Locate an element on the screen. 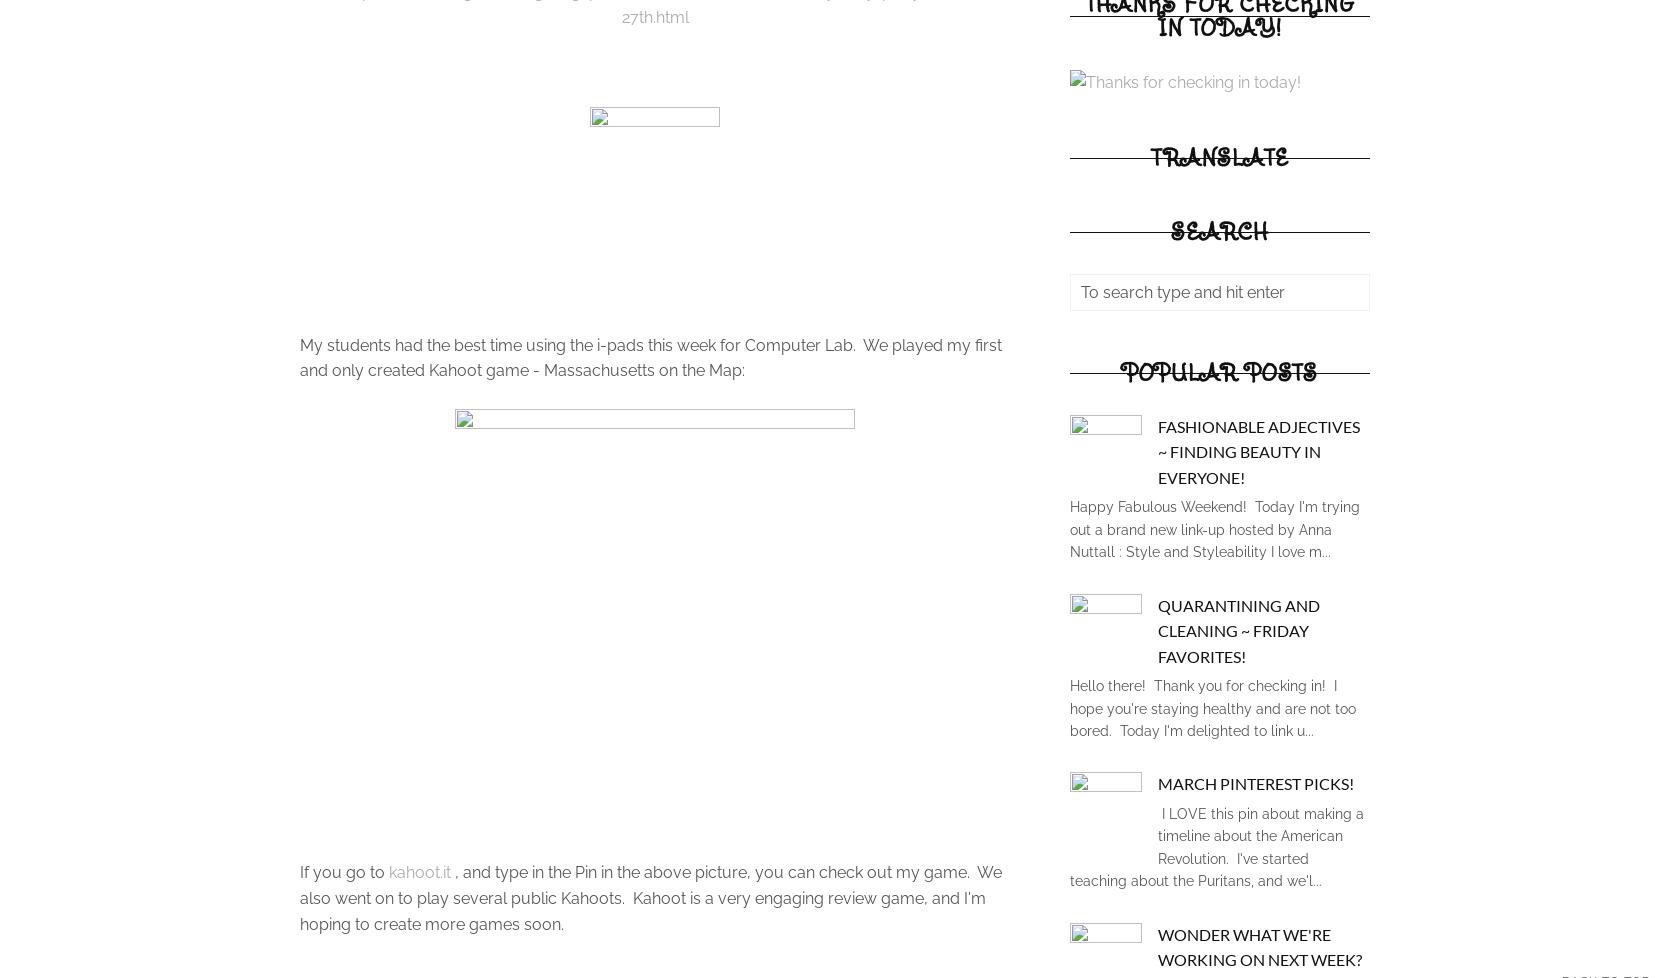 This screenshot has width=1670, height=978. 'Happy Fabulous Weekend!  Today I'm trying out a brand new link-up hosted by Anna Nuttall :      Style and Styleability   I love m...' is located at coordinates (1214, 529).